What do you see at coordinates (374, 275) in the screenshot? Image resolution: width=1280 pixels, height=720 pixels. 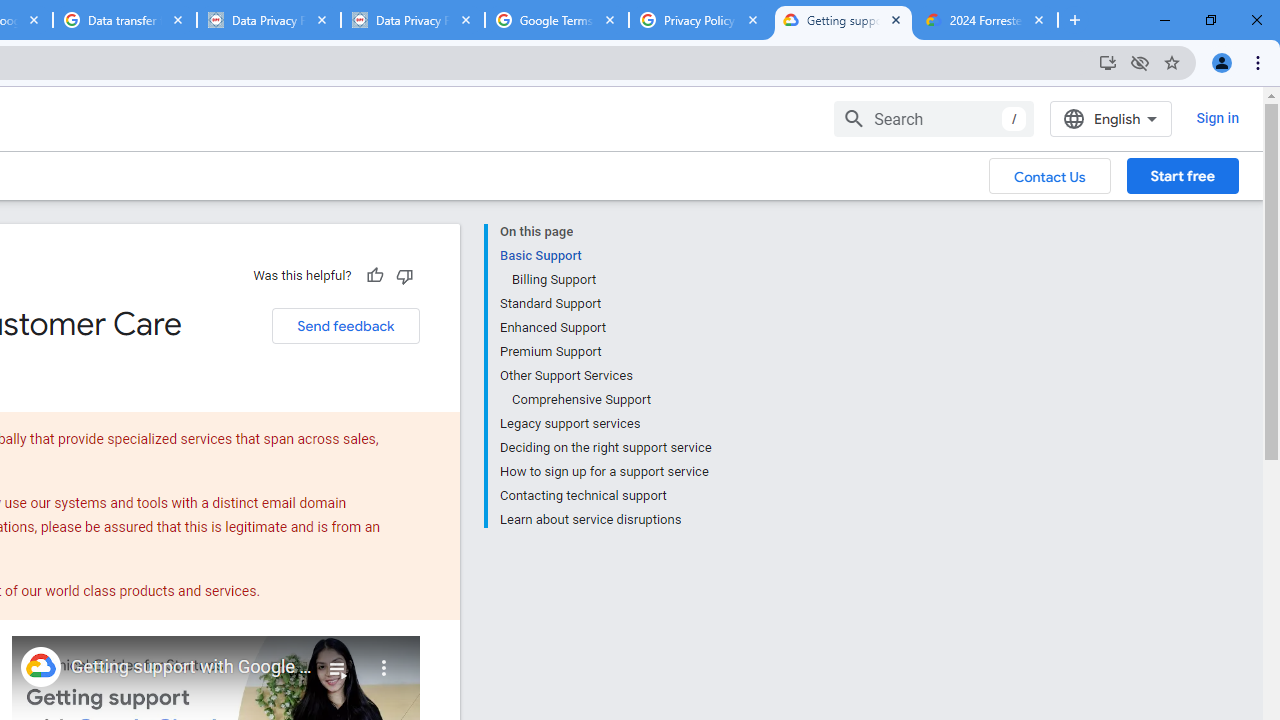 I see `'Helpful'` at bounding box center [374, 275].